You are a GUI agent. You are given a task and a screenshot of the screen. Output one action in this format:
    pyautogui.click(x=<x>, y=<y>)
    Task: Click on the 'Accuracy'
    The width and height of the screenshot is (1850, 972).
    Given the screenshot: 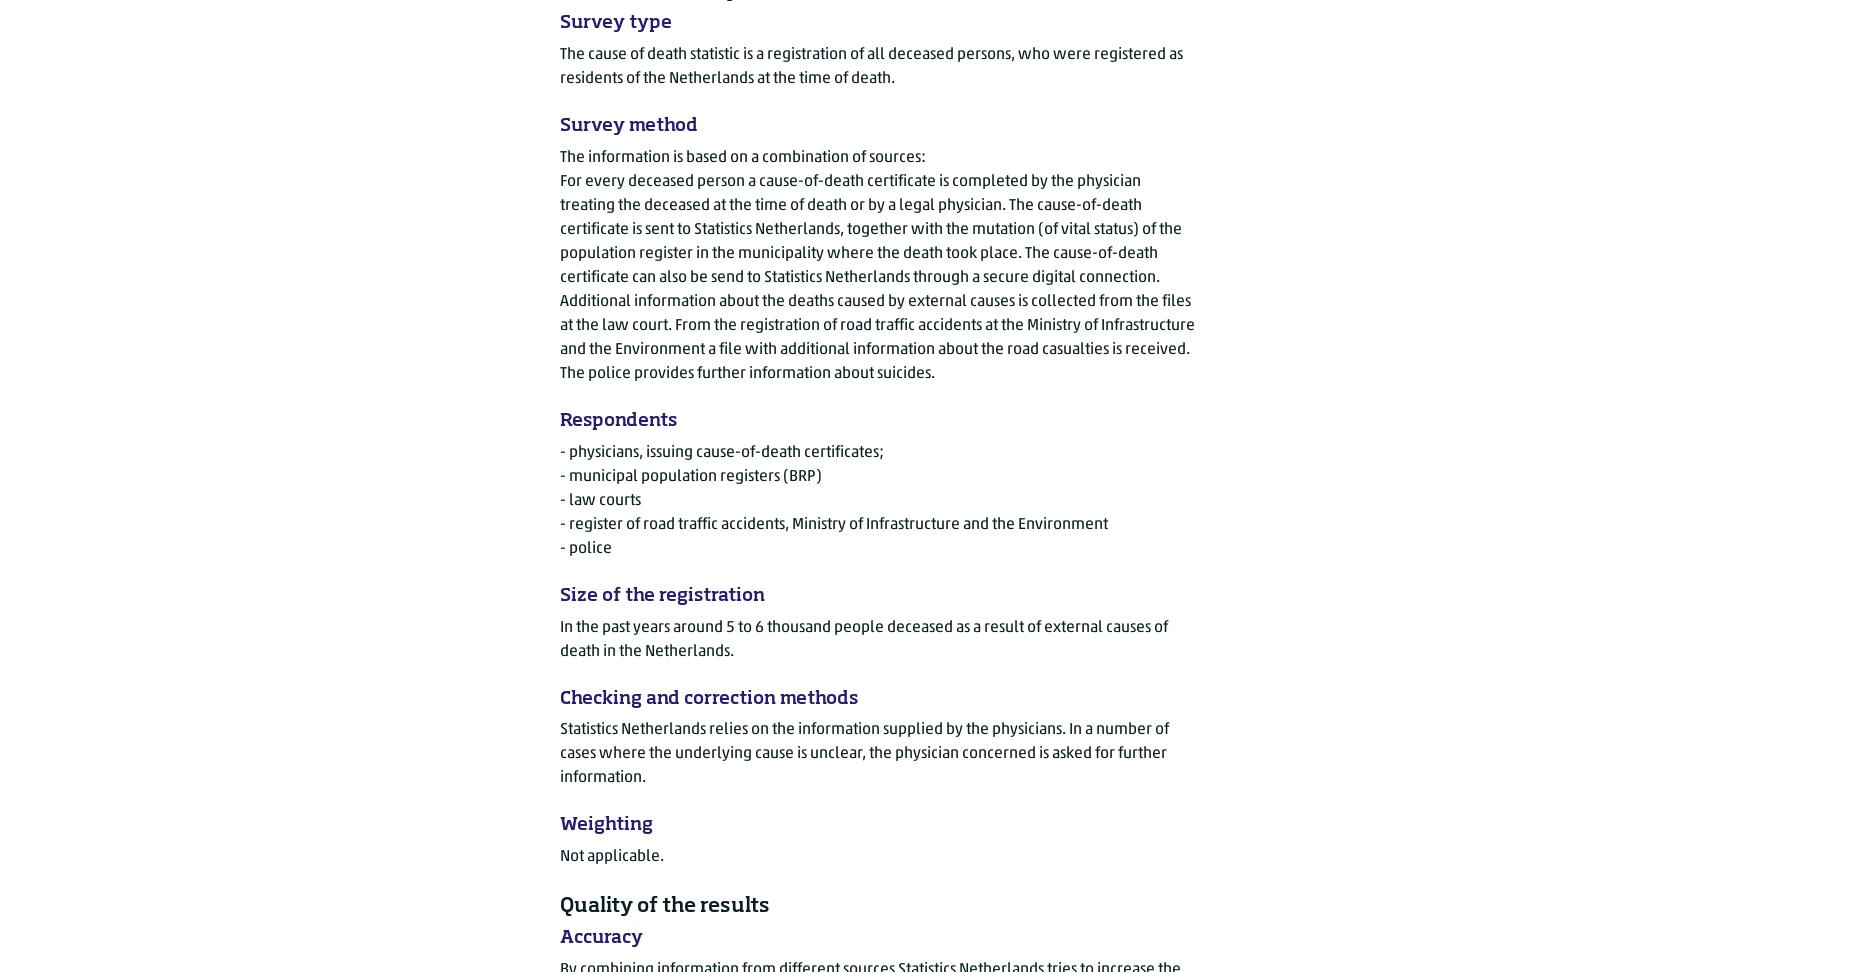 What is the action you would take?
    pyautogui.click(x=559, y=936)
    